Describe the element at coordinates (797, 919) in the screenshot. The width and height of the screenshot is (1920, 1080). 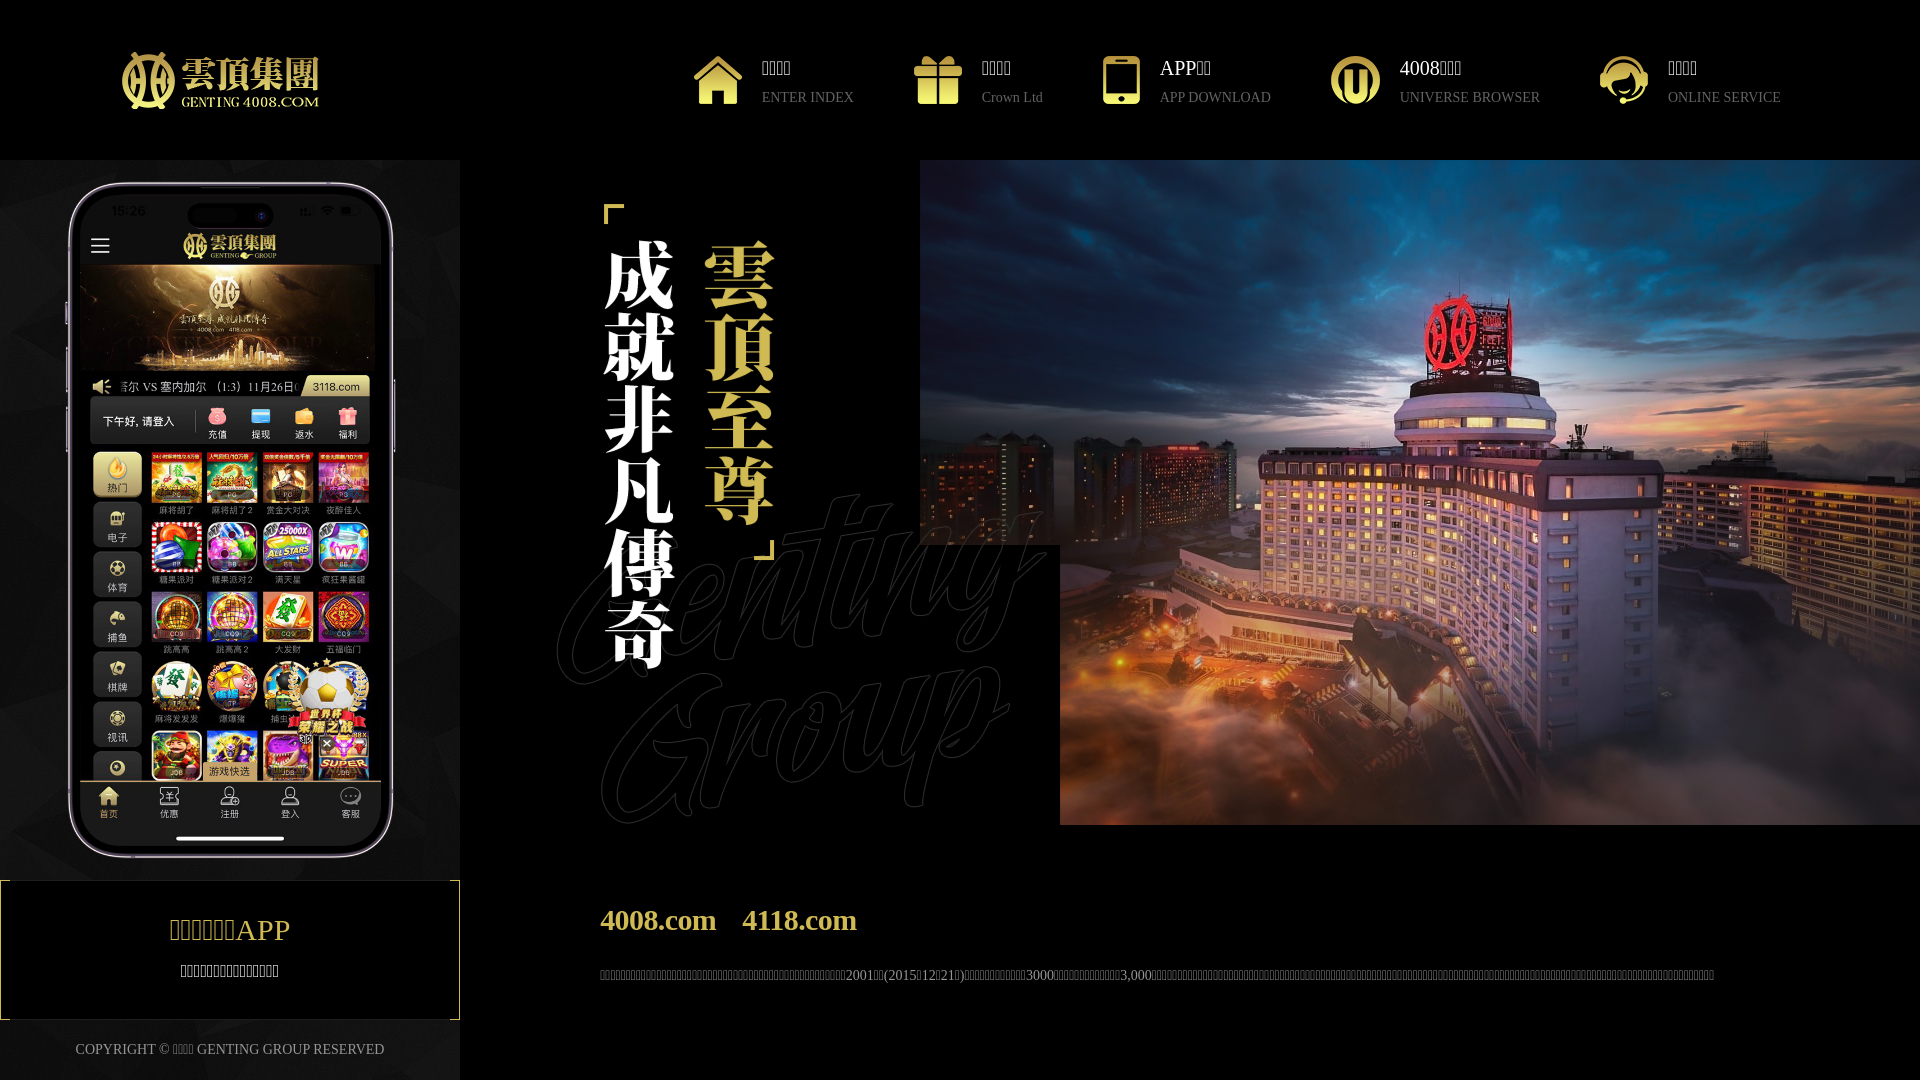
I see `'4118.com'` at that location.